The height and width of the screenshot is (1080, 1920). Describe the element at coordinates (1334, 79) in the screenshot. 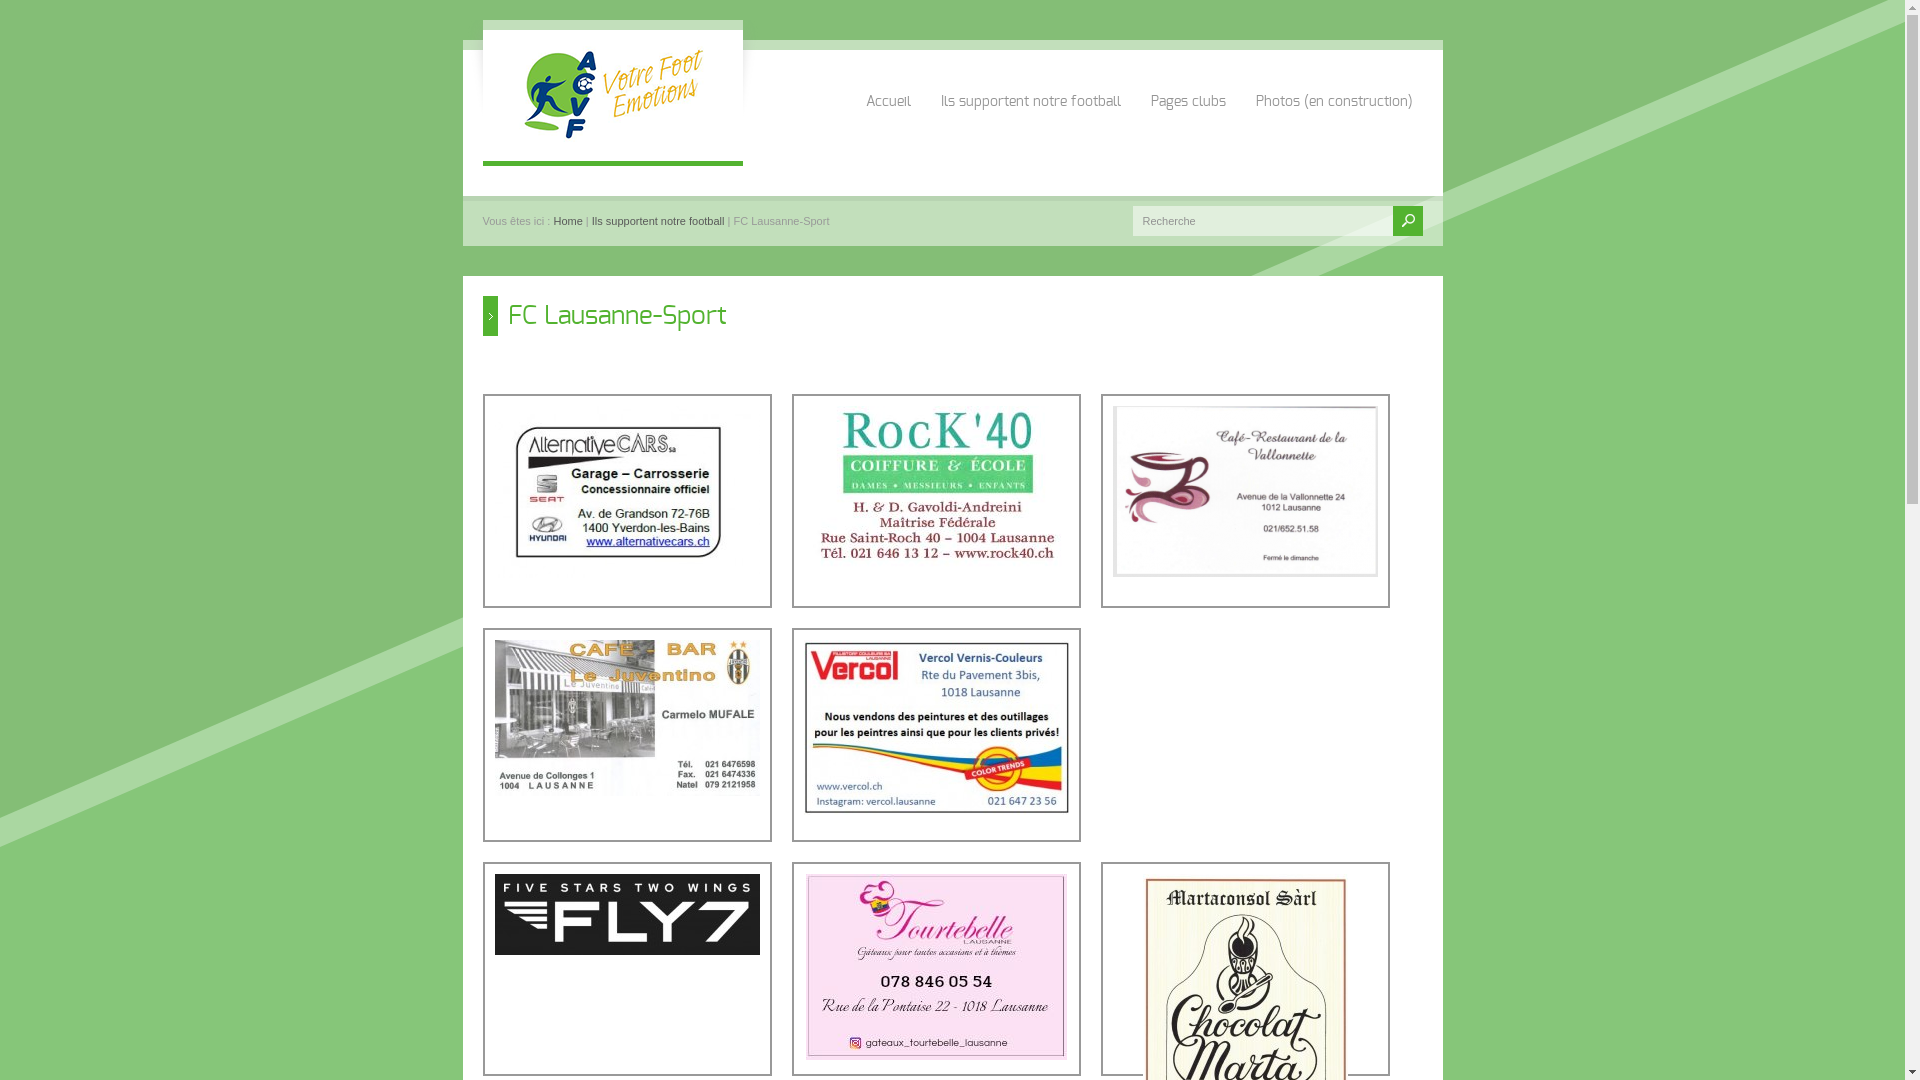

I see `'Photos (en construction)'` at that location.